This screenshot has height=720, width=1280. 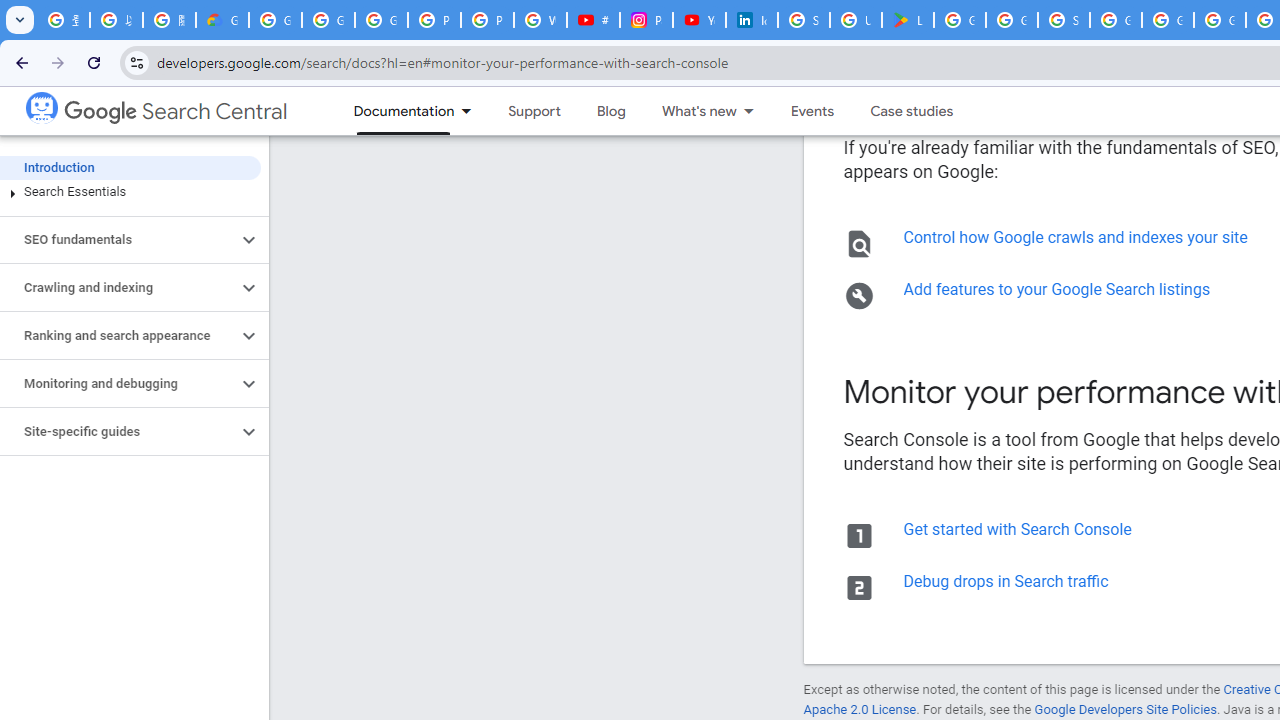 What do you see at coordinates (117, 239) in the screenshot?
I see `'SEO fundamentals'` at bounding box center [117, 239].